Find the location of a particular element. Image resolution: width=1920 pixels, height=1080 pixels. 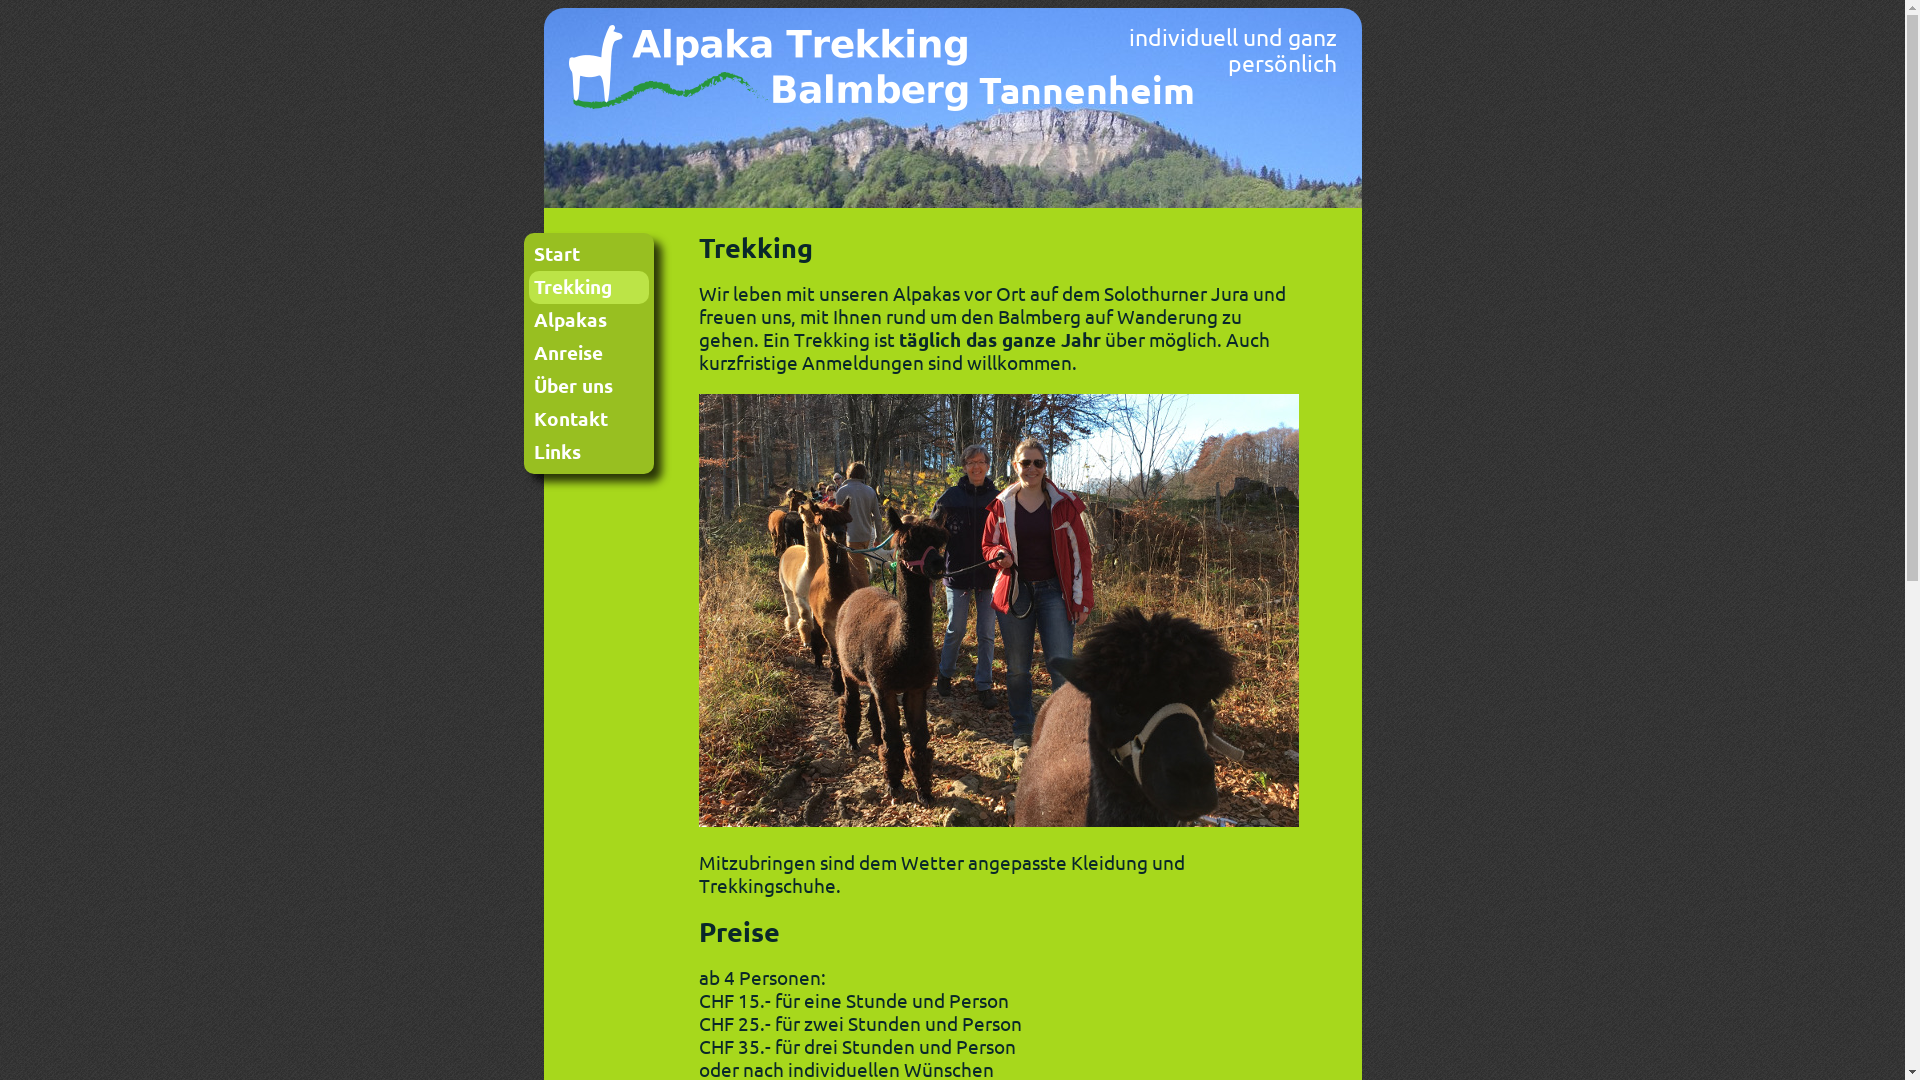

'Links' is located at coordinates (587, 452).